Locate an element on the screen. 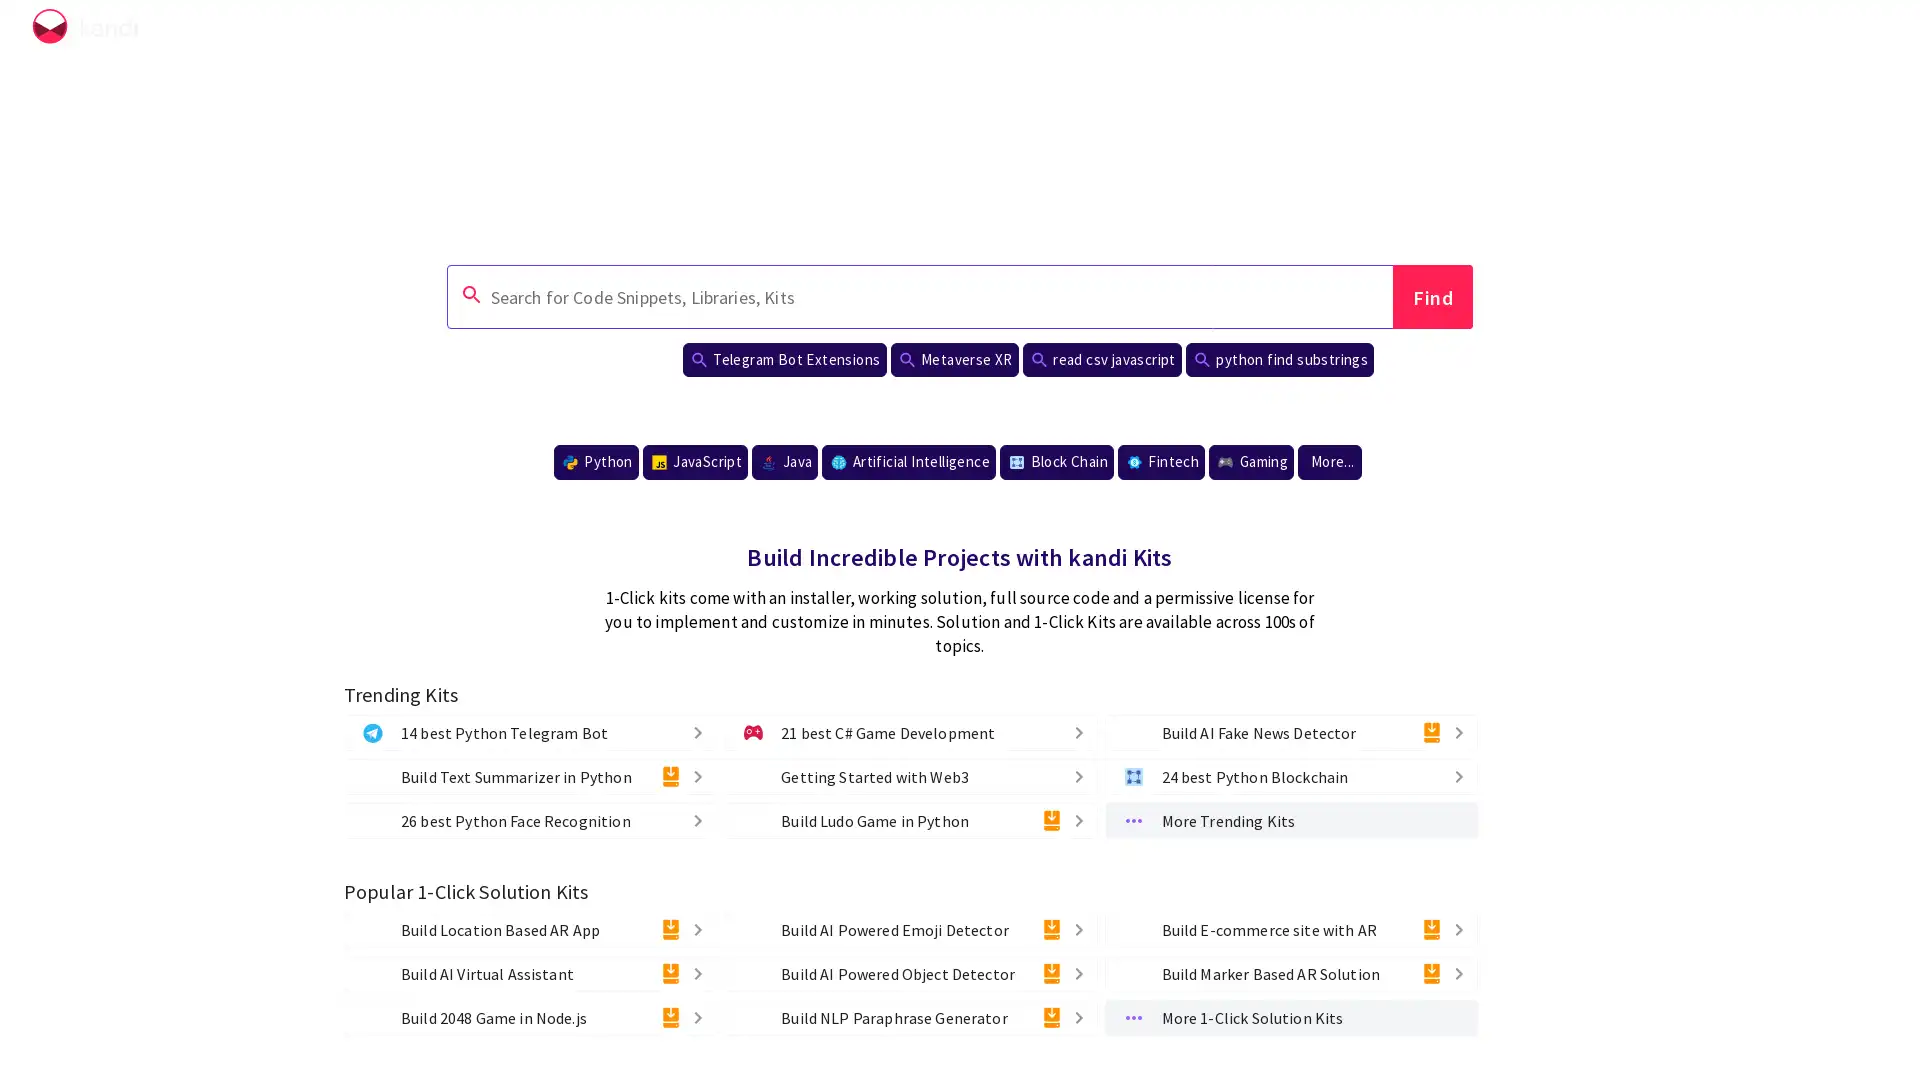  getting-started-with-web3 Getting Started with Web3 is located at coordinates (909, 774).